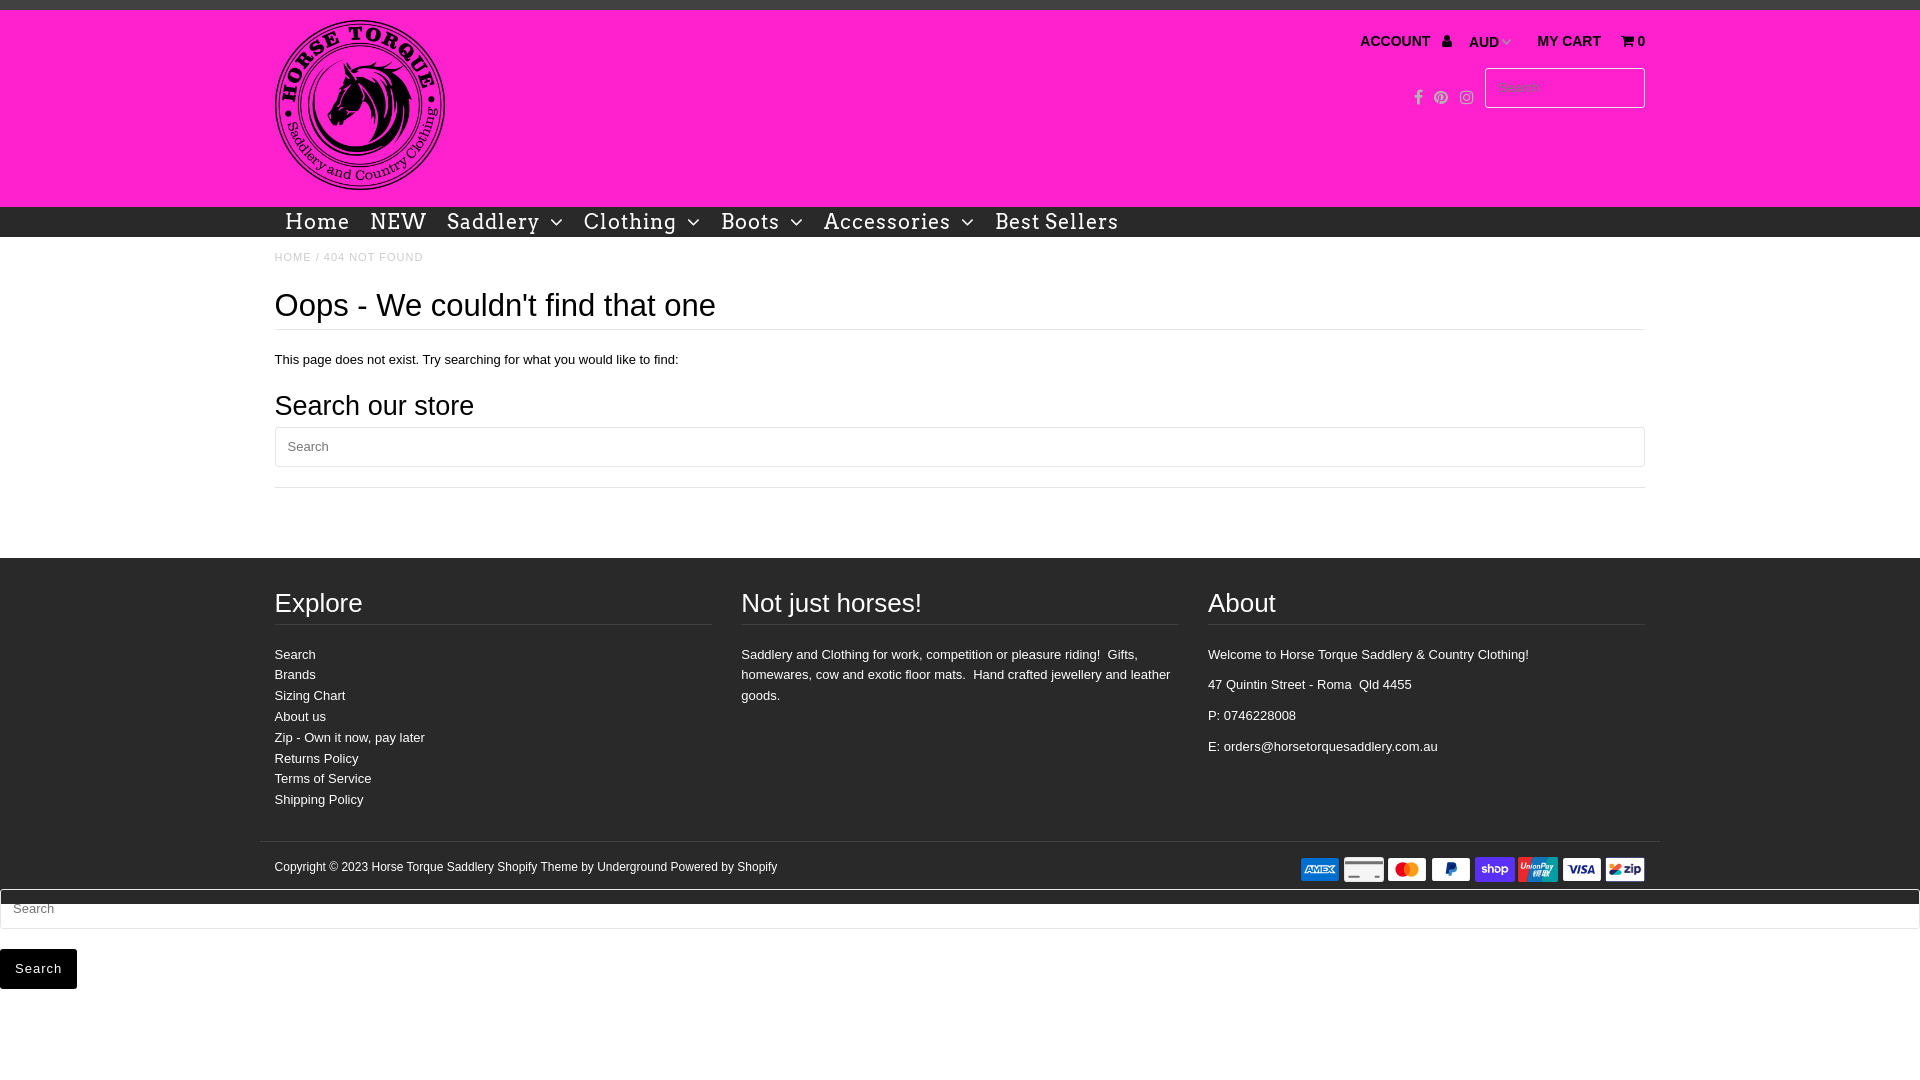 The height and width of the screenshot is (1080, 1920). Describe the element at coordinates (350, 737) in the screenshot. I see `'Zip - Own it now, pay later'` at that location.